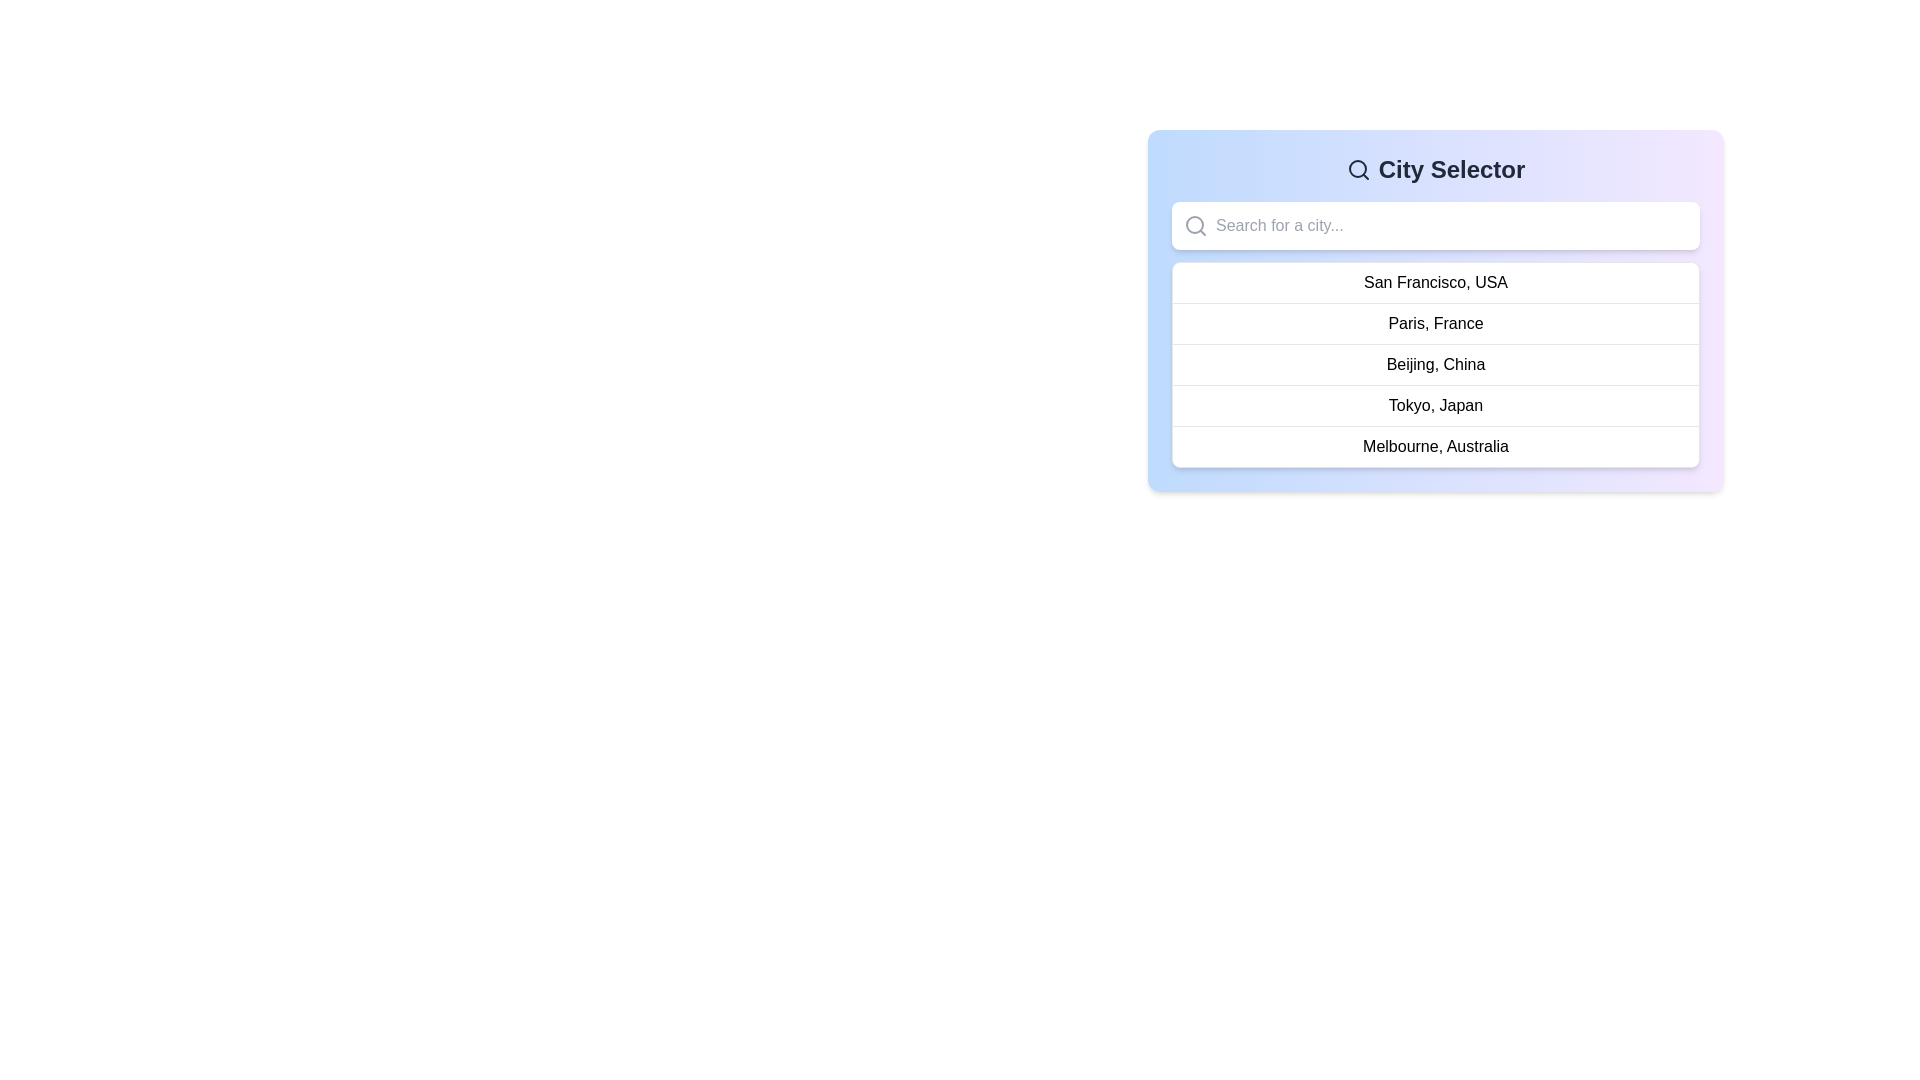 The width and height of the screenshot is (1920, 1080). I want to click on the fifth option in the city selection dropdown, so click(1434, 445).